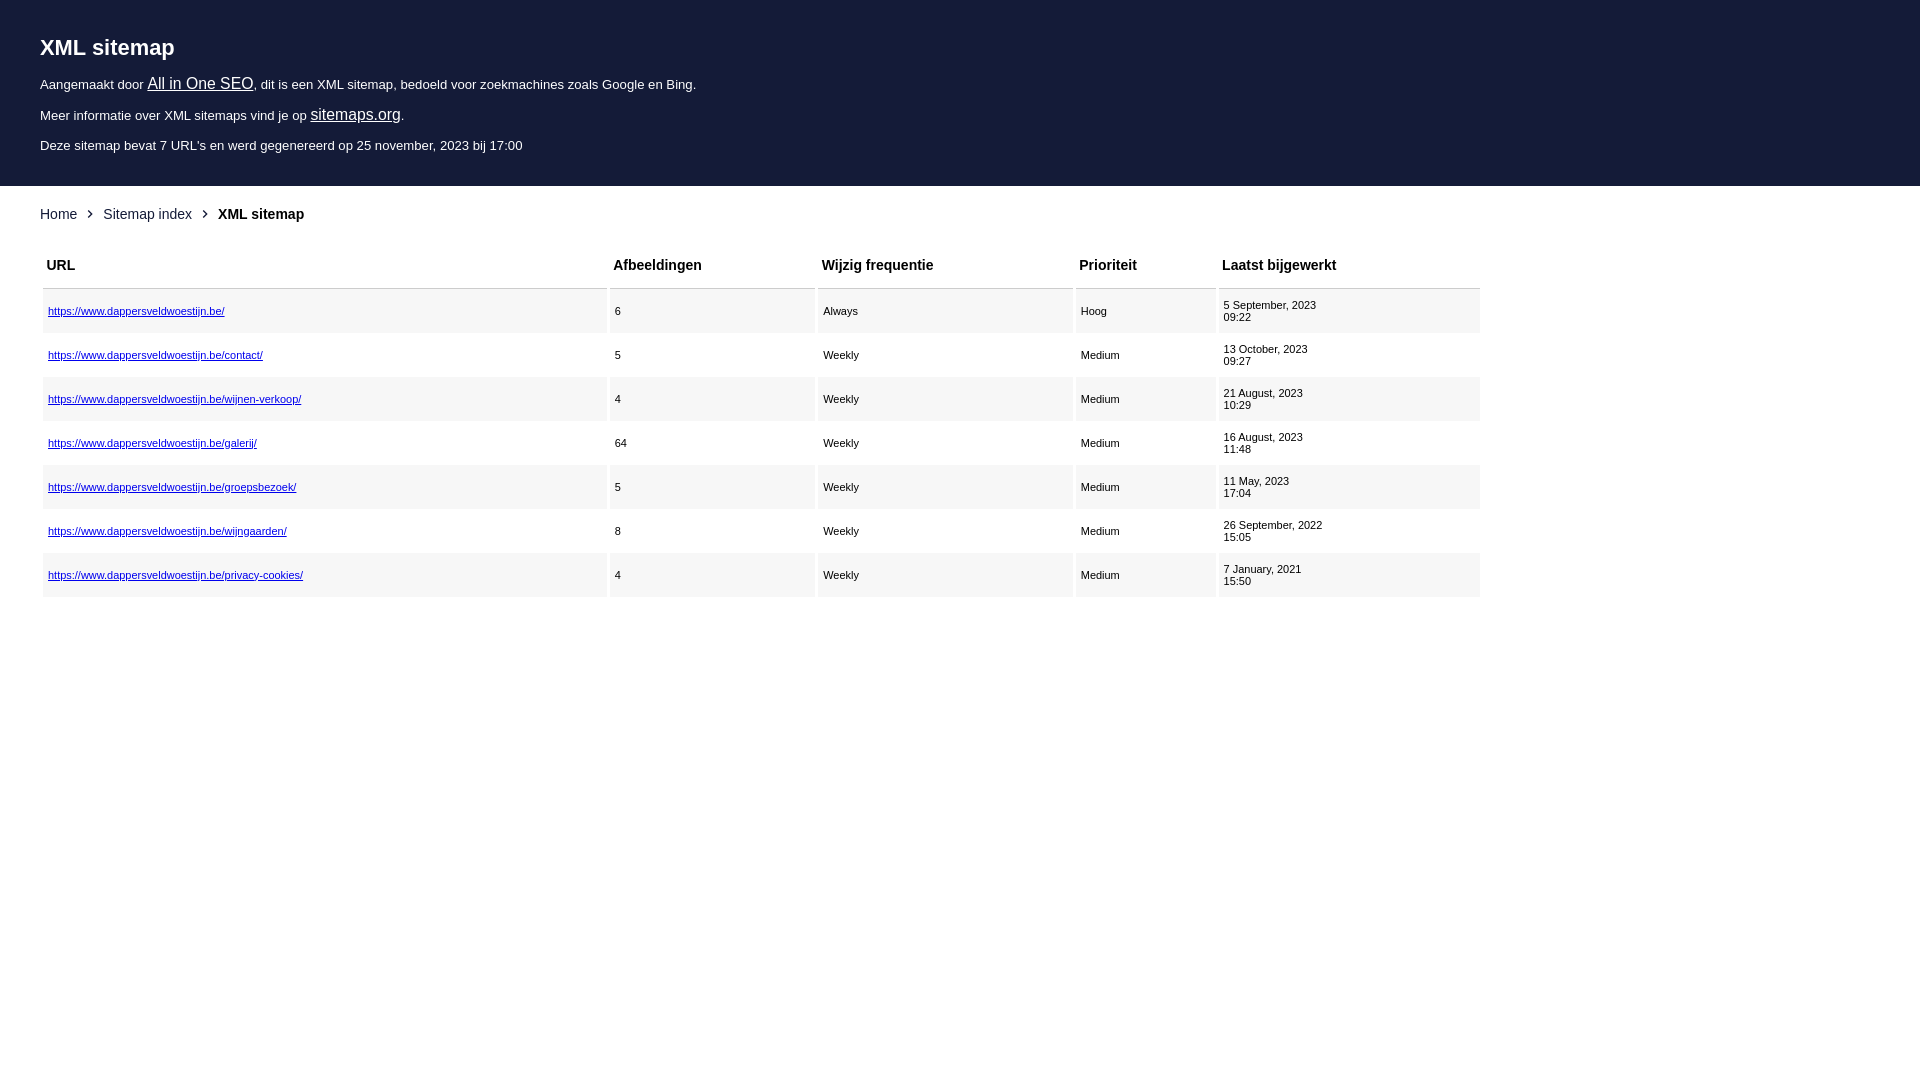  Describe the element at coordinates (146, 213) in the screenshot. I see `'Sitemap index'` at that location.